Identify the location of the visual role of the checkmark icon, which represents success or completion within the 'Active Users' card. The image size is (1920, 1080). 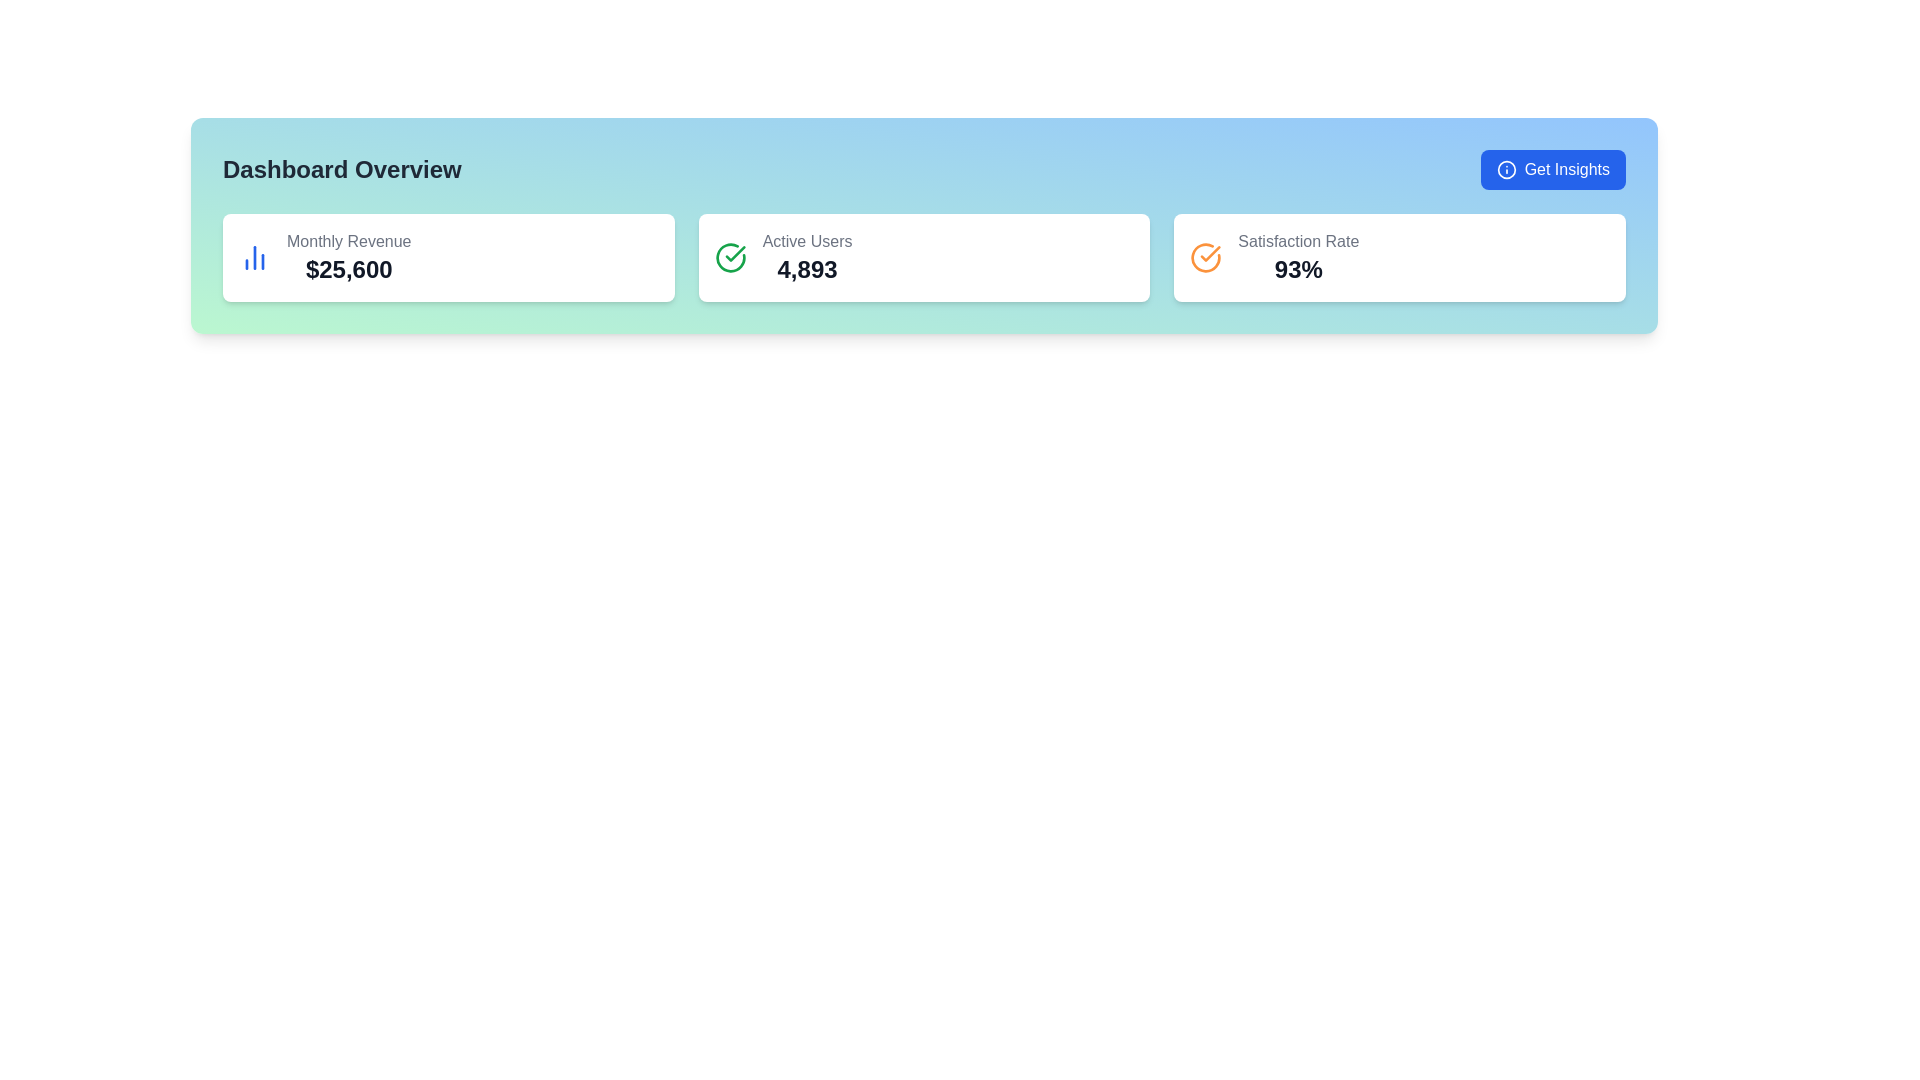
(1209, 253).